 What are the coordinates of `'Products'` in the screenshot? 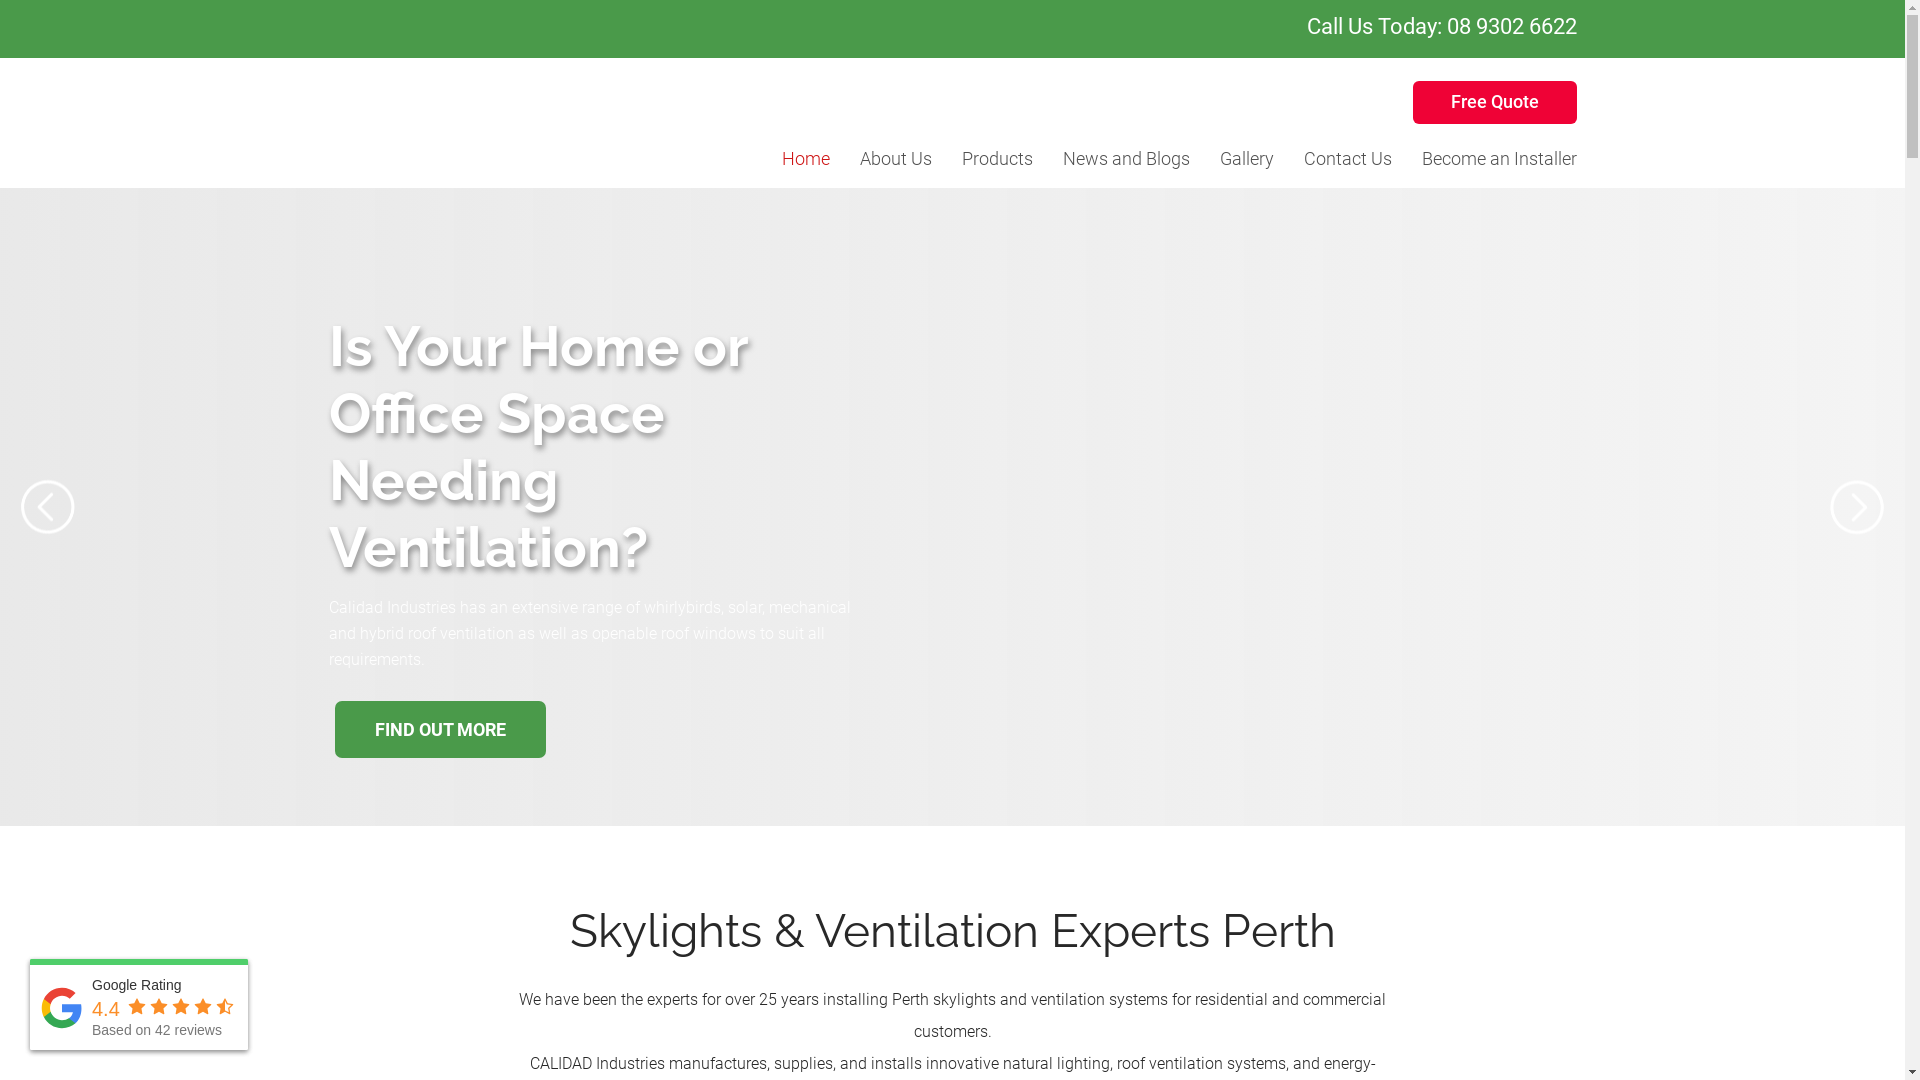 It's located at (997, 157).